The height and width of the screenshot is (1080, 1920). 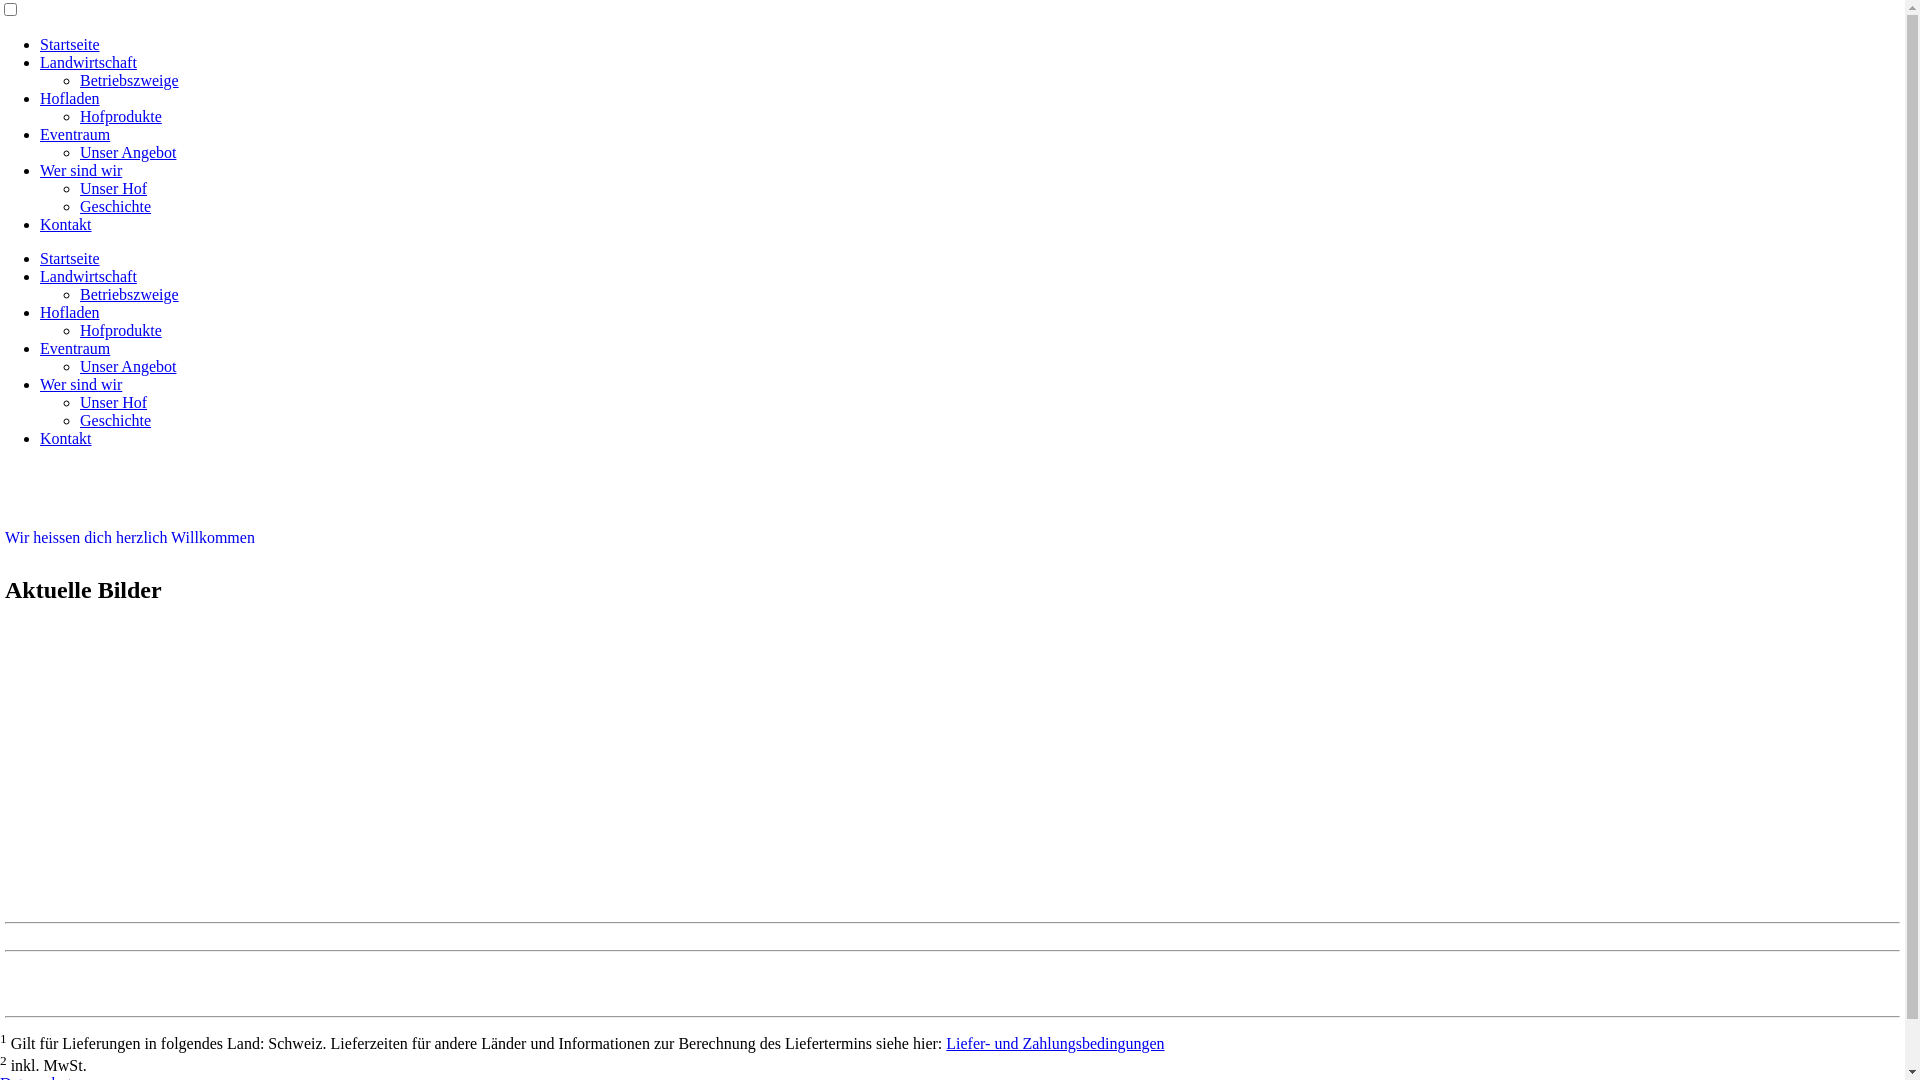 What do you see at coordinates (119, 329) in the screenshot?
I see `'Hofprodukte'` at bounding box center [119, 329].